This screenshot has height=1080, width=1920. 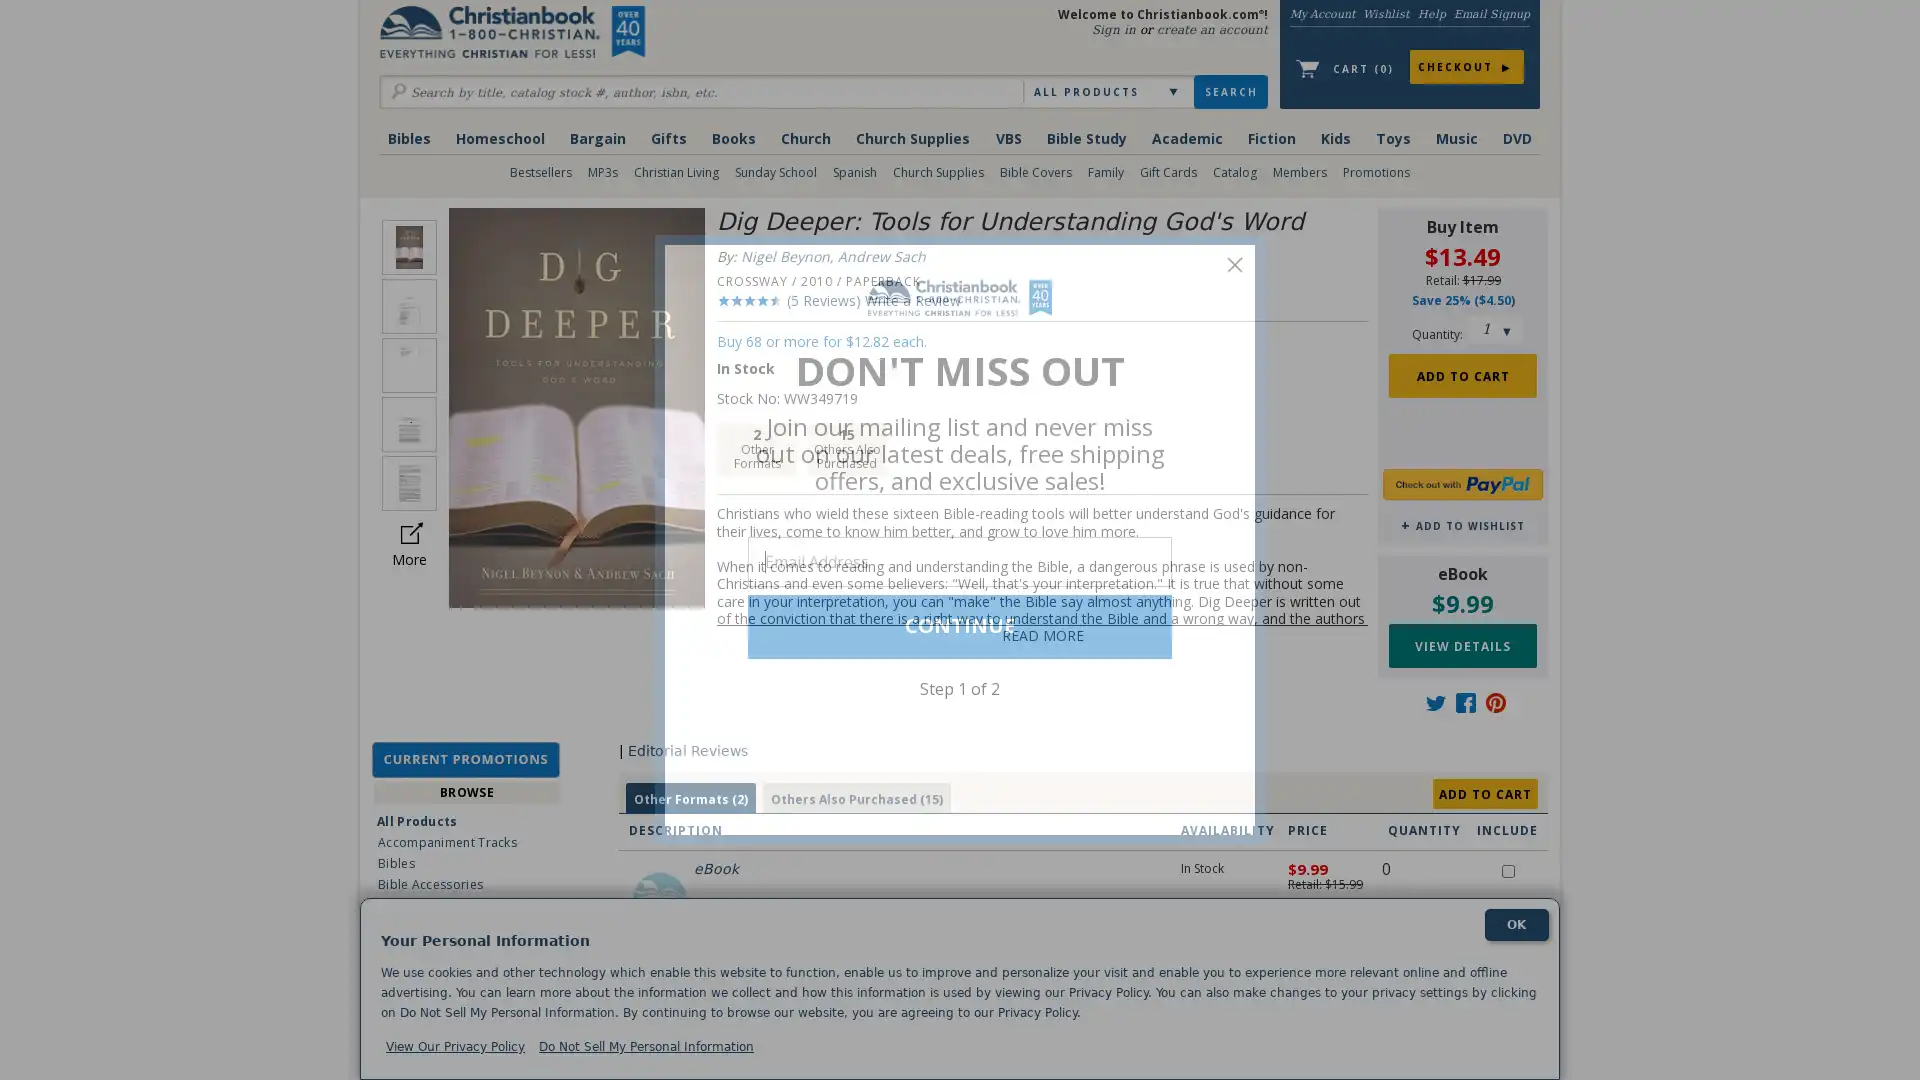 I want to click on View 15 Others Also Purchased, so click(x=855, y=798).